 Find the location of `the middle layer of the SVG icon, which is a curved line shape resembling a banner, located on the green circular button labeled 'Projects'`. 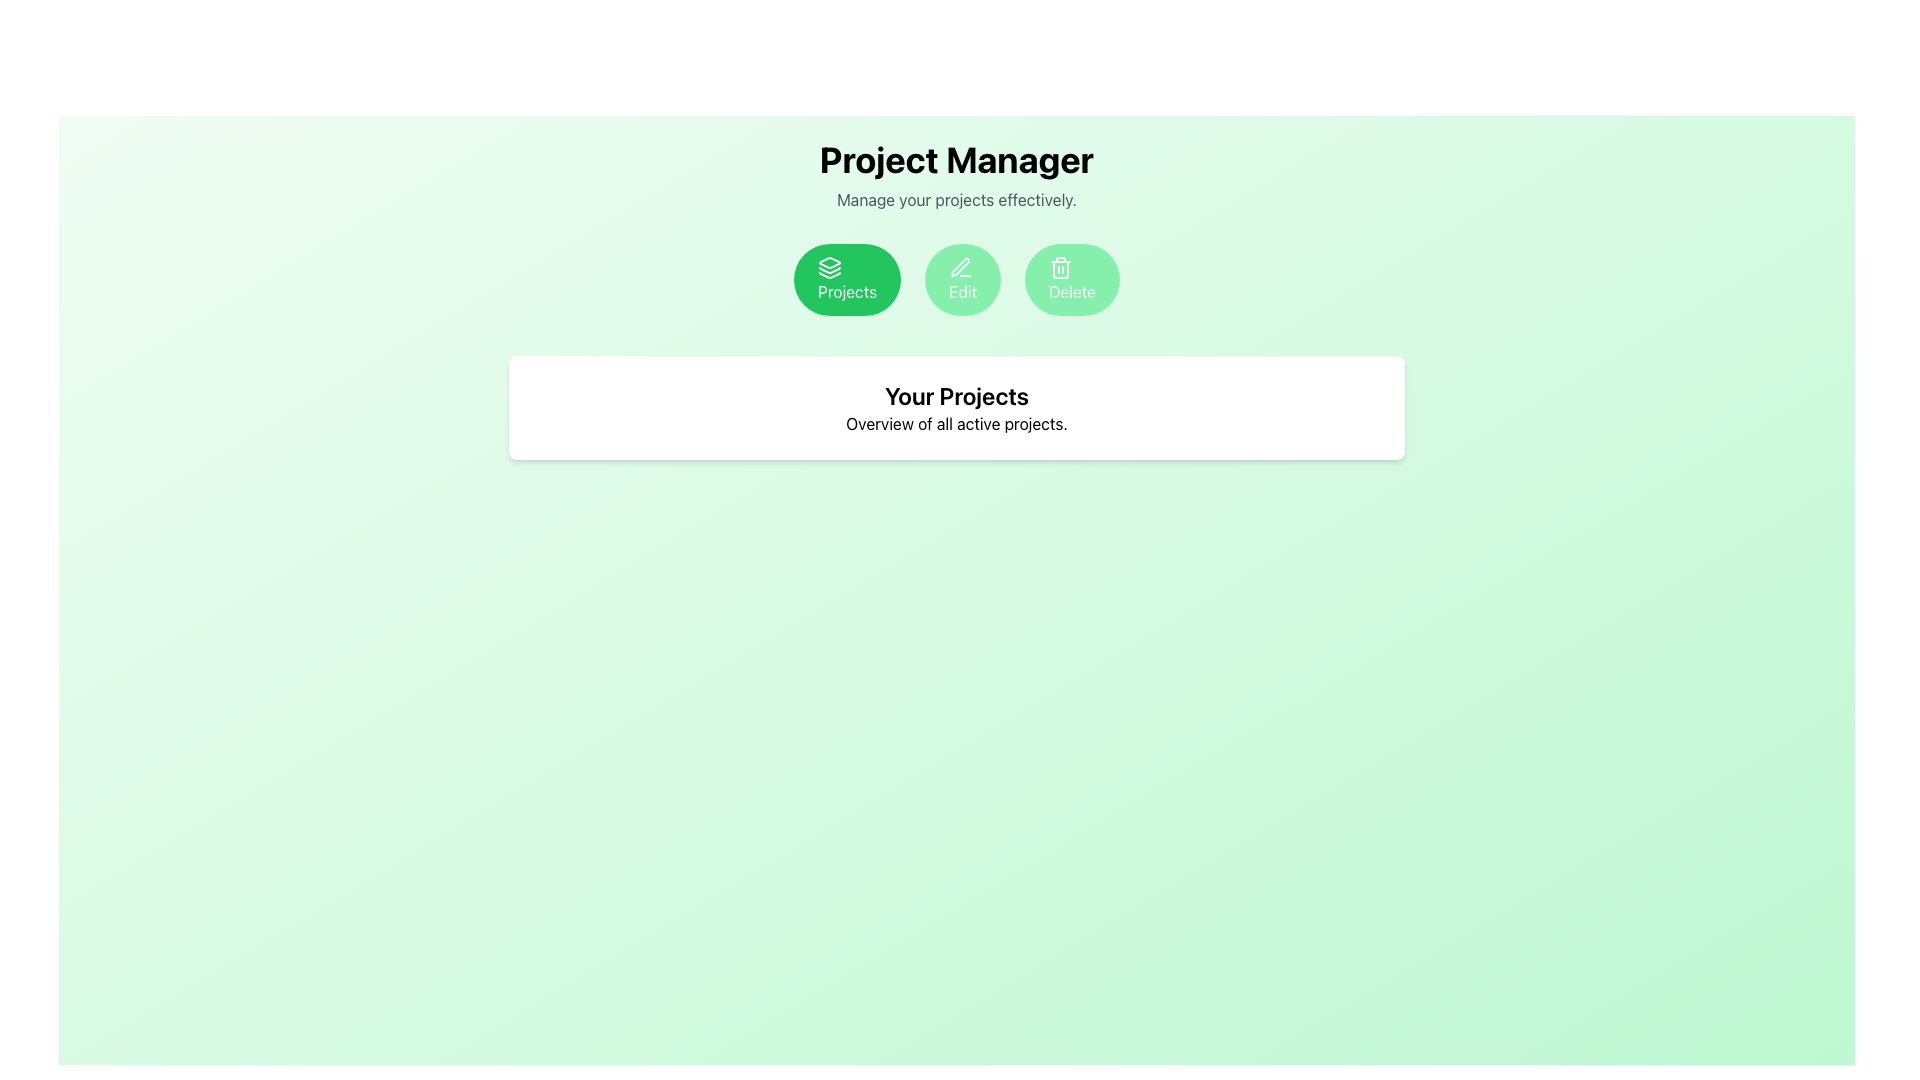

the middle layer of the SVG icon, which is a curved line shape resembling a banner, located on the green circular button labeled 'Projects' is located at coordinates (830, 270).